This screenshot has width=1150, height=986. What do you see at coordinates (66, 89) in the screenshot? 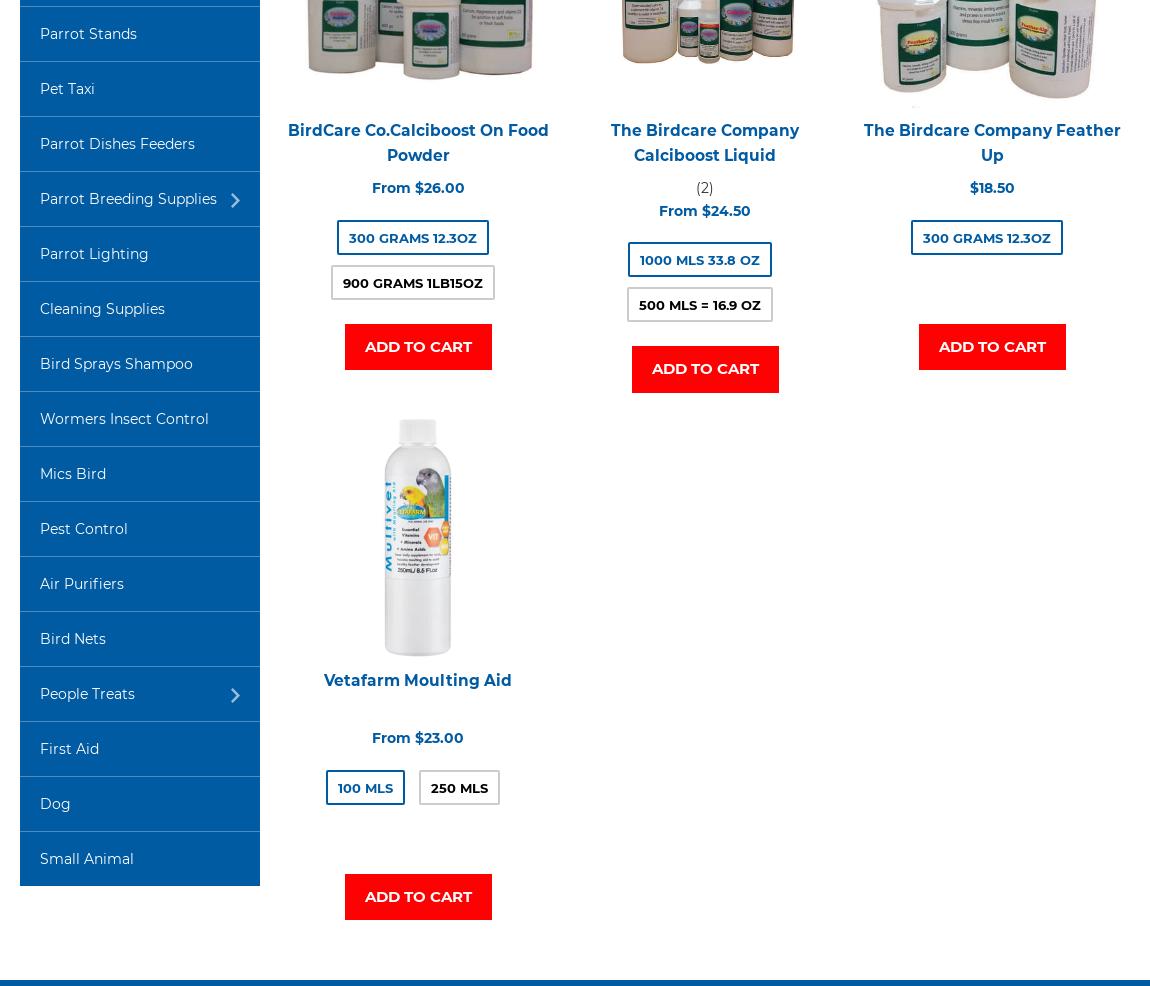
I see `'Pet Taxi'` at bounding box center [66, 89].